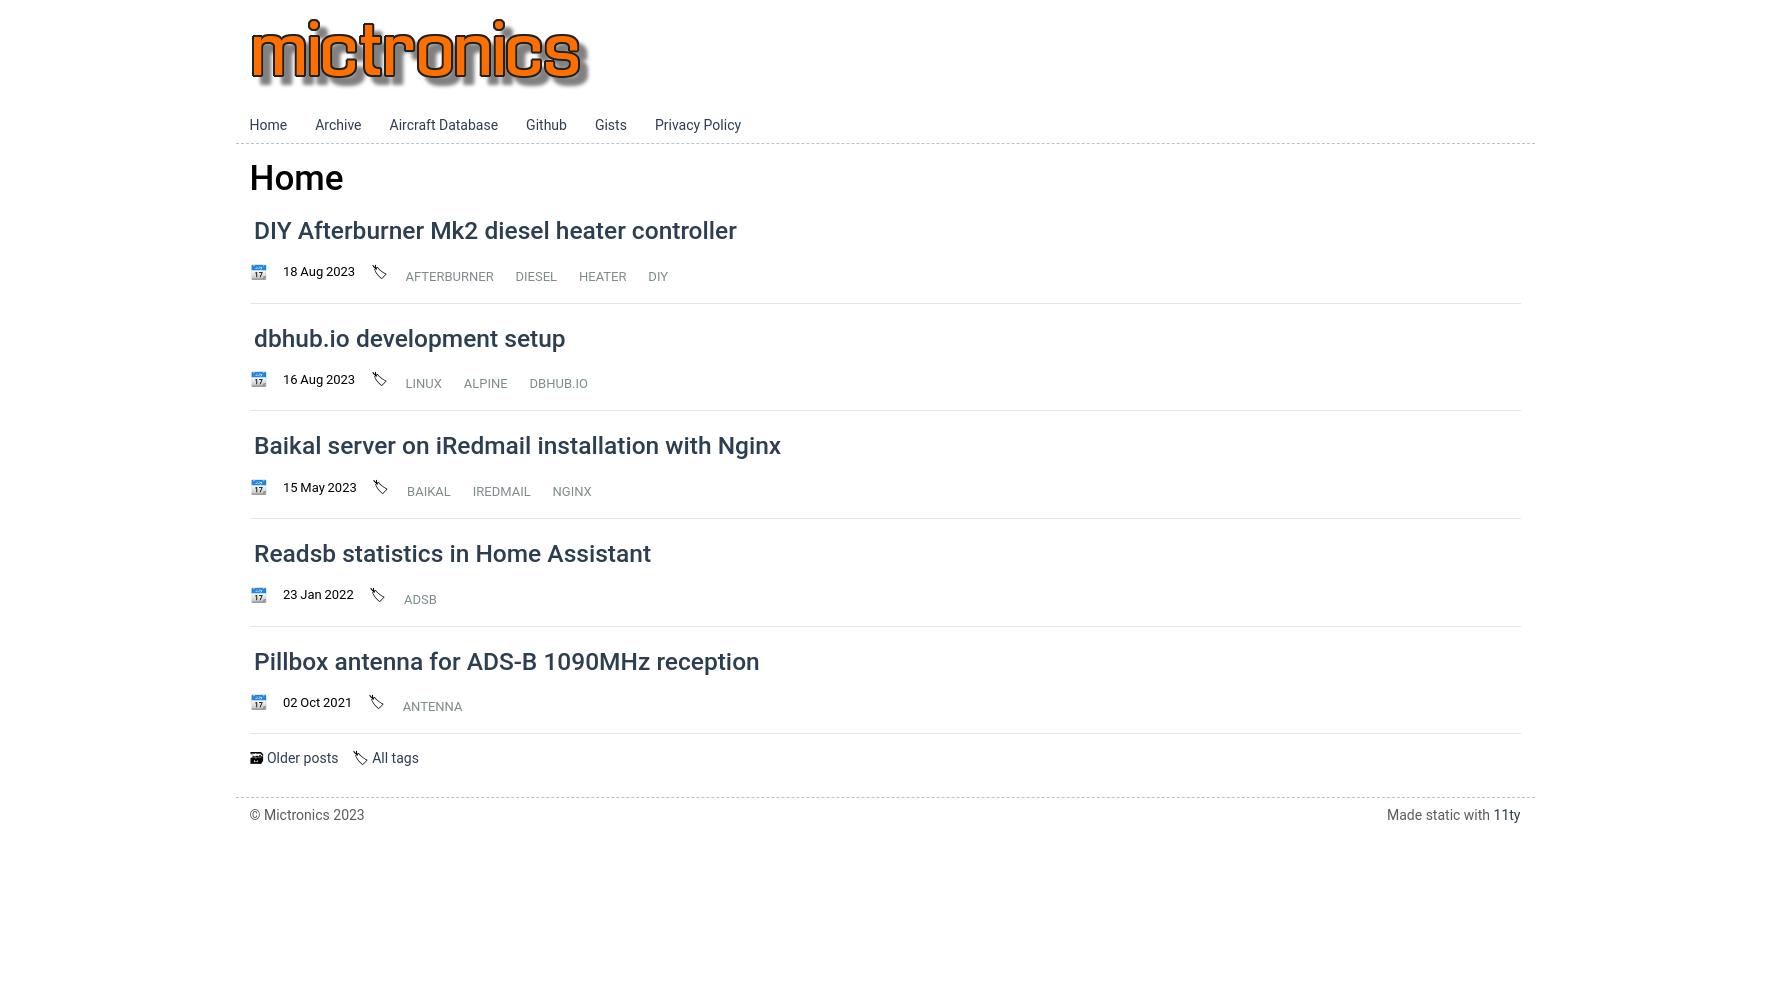 Image resolution: width=1770 pixels, height=1000 pixels. Describe the element at coordinates (452, 553) in the screenshot. I see `'Readsb statistics in Home Assistant'` at that location.